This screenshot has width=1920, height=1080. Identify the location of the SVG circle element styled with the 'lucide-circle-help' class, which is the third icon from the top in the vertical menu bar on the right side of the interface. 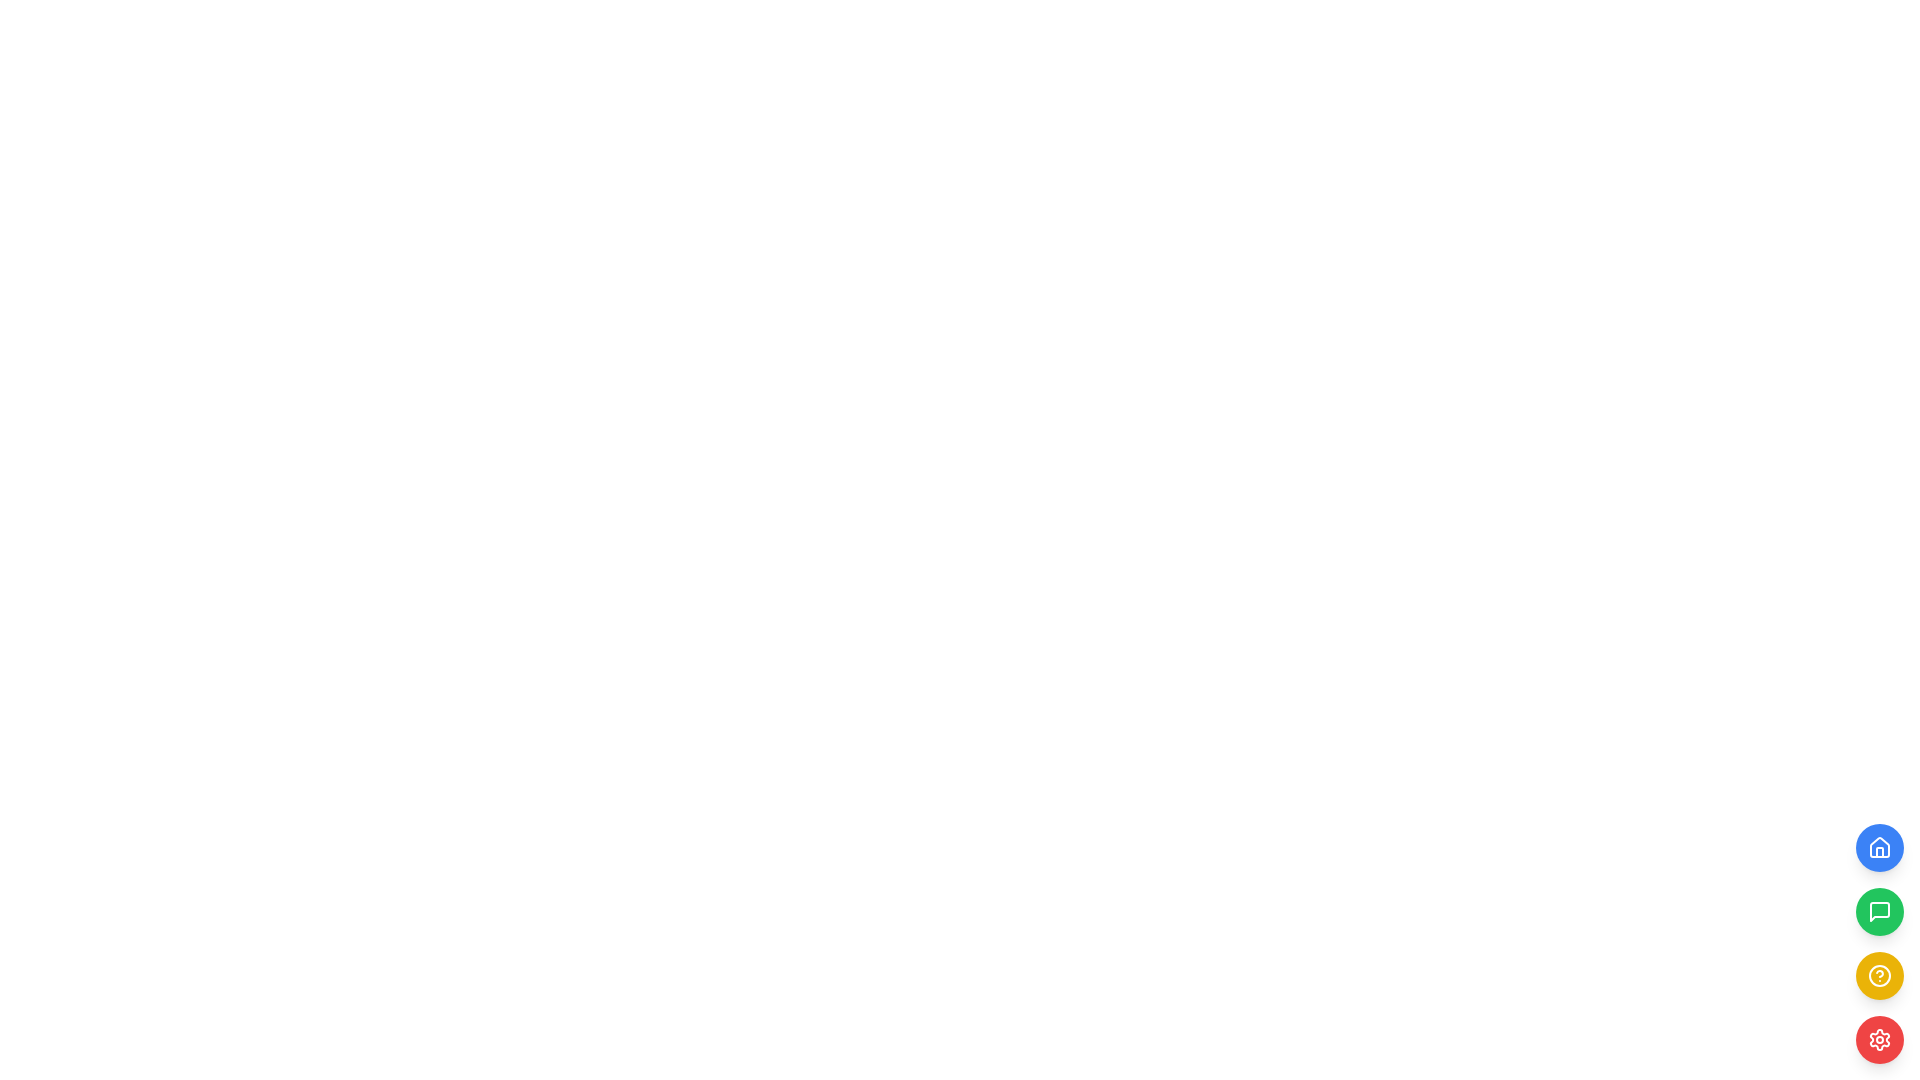
(1879, 974).